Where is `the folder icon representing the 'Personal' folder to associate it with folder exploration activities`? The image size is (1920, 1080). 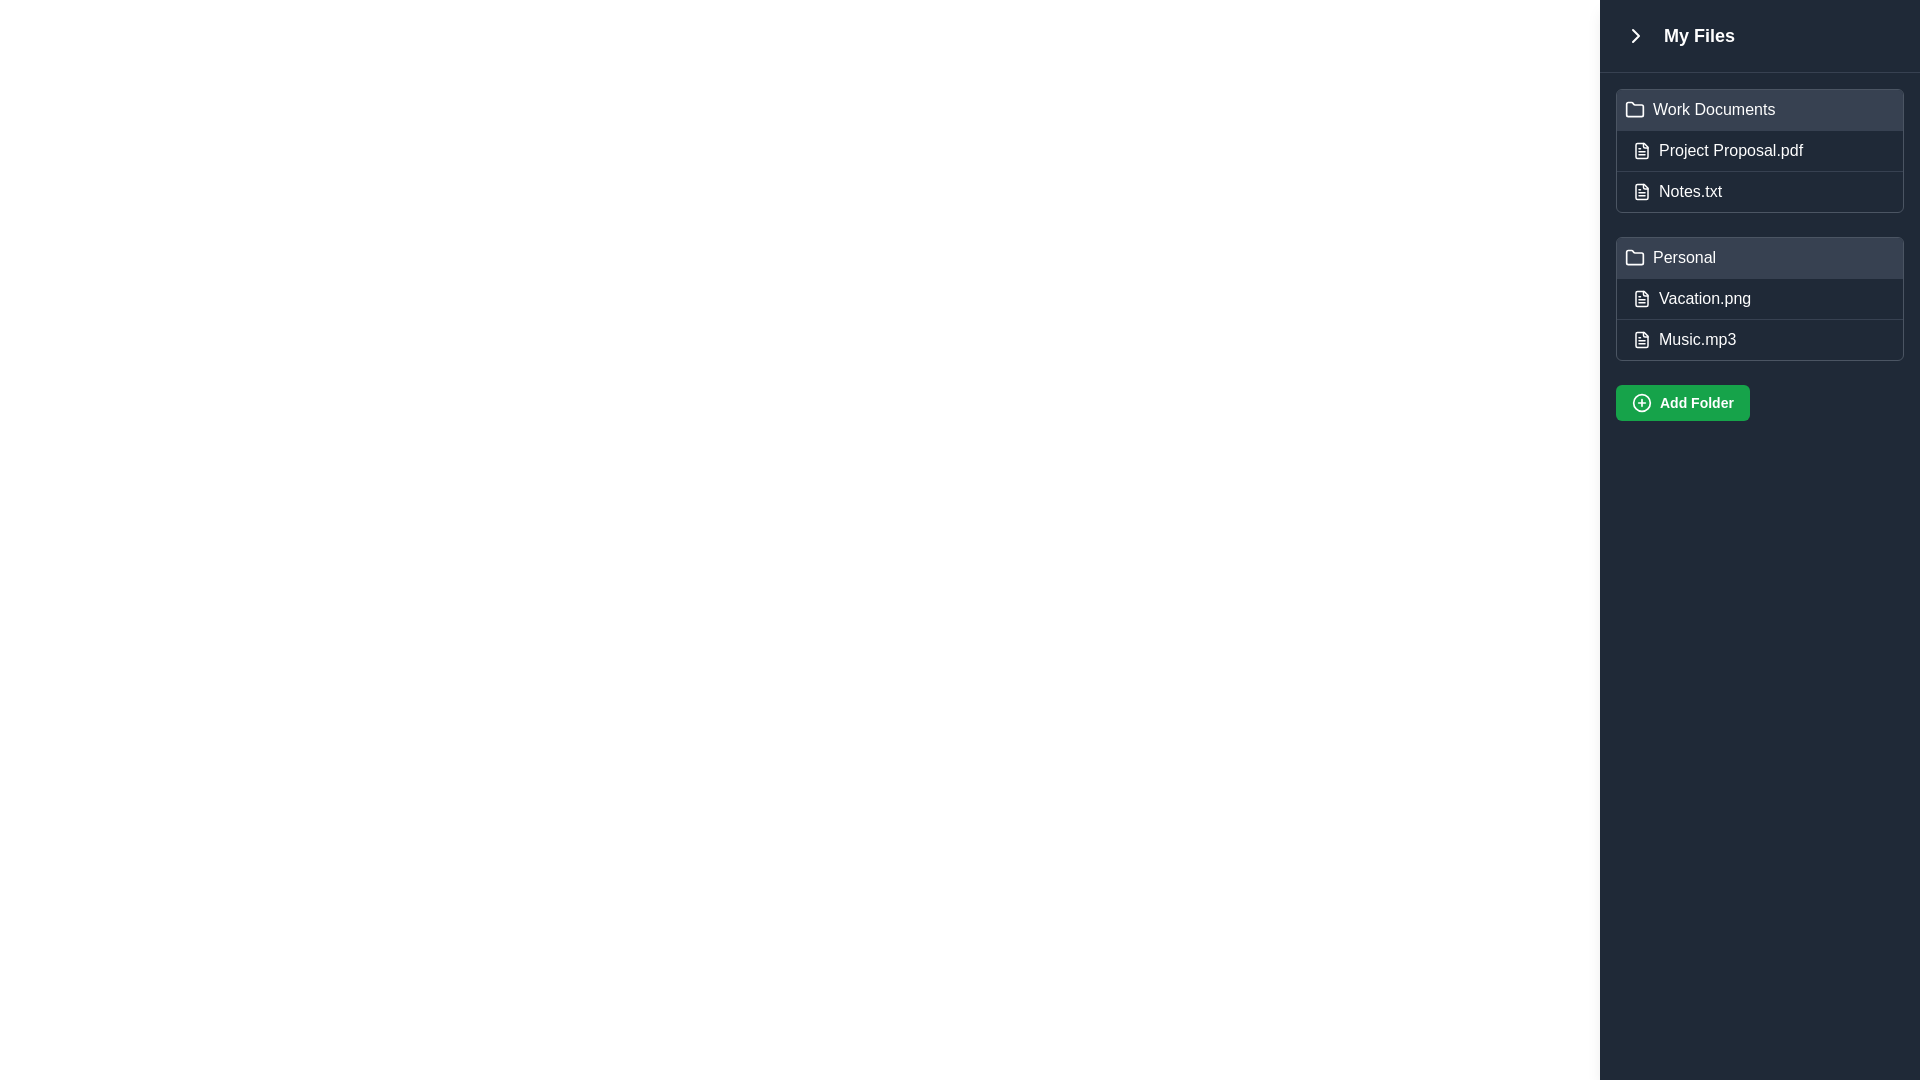 the folder icon representing the 'Personal' folder to associate it with folder exploration activities is located at coordinates (1635, 256).